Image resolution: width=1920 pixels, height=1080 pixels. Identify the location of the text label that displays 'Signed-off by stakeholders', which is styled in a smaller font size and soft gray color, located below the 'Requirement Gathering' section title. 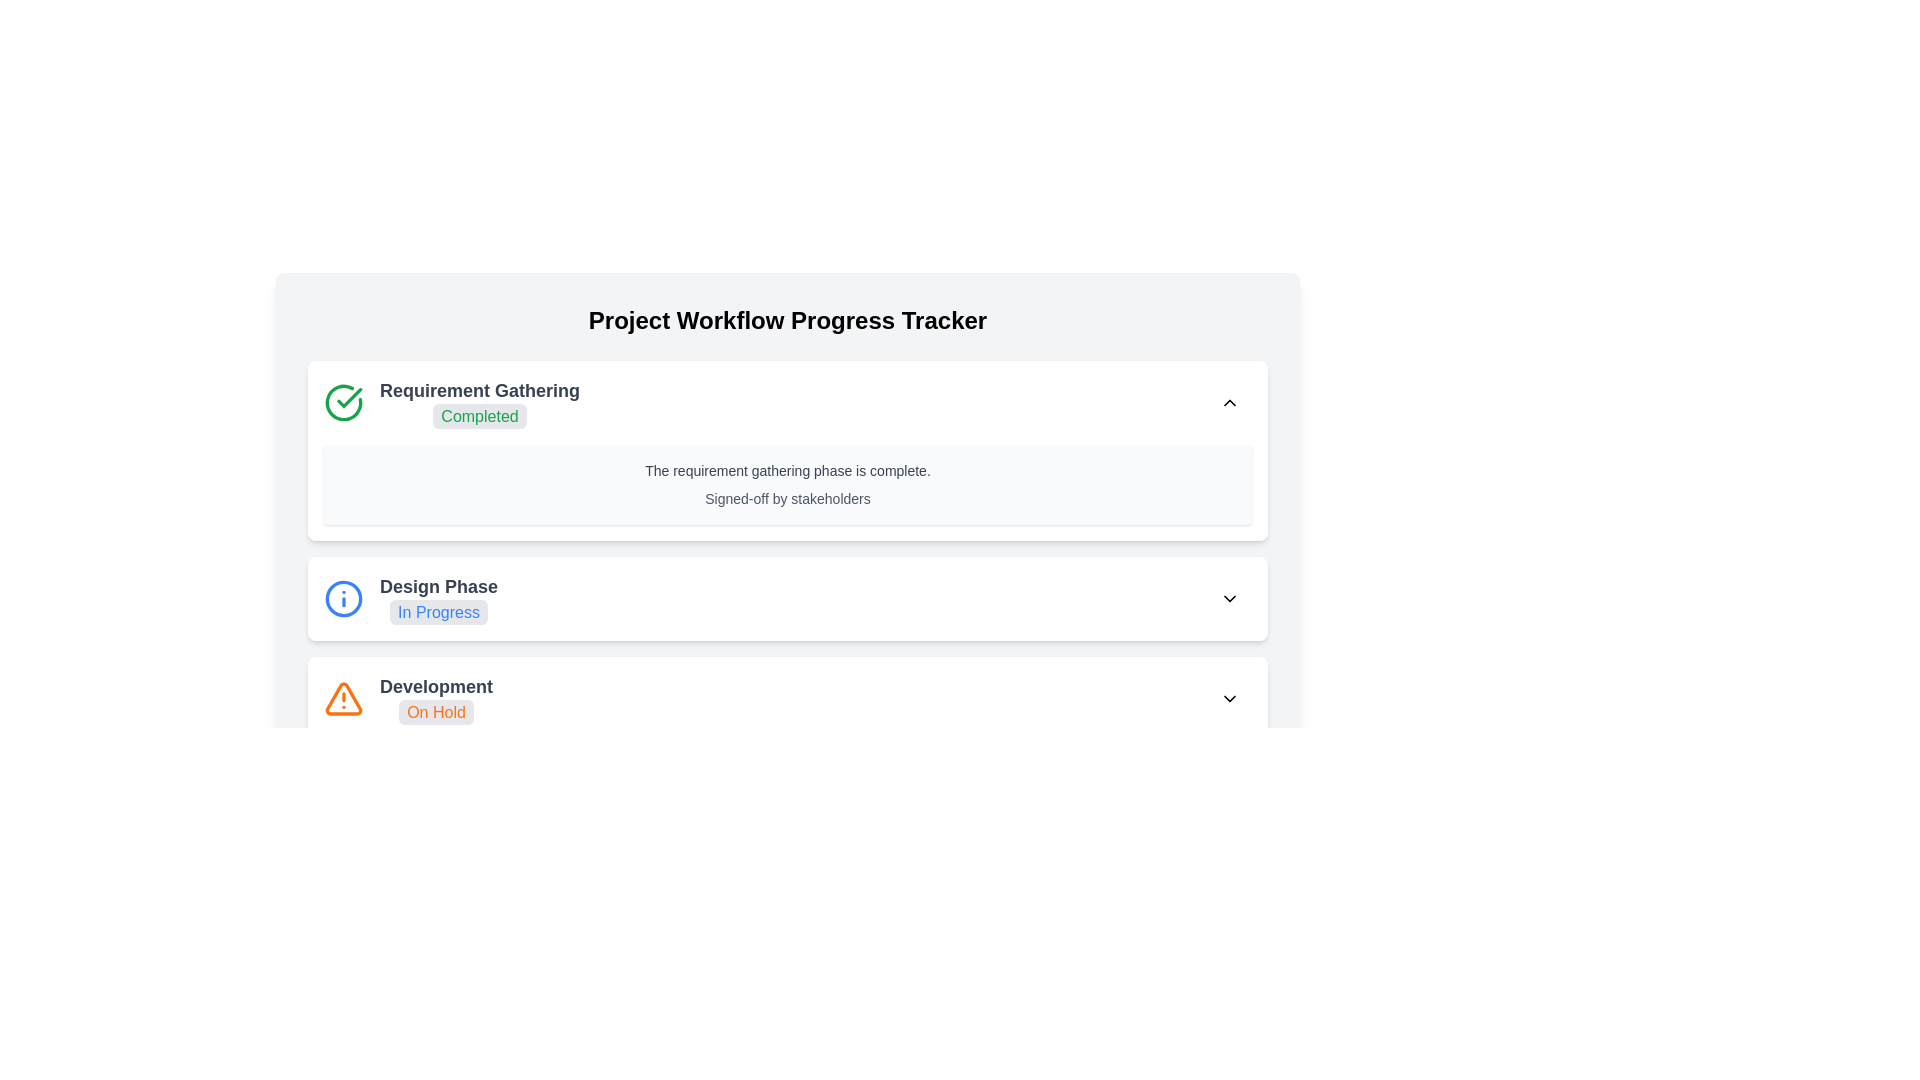
(786, 497).